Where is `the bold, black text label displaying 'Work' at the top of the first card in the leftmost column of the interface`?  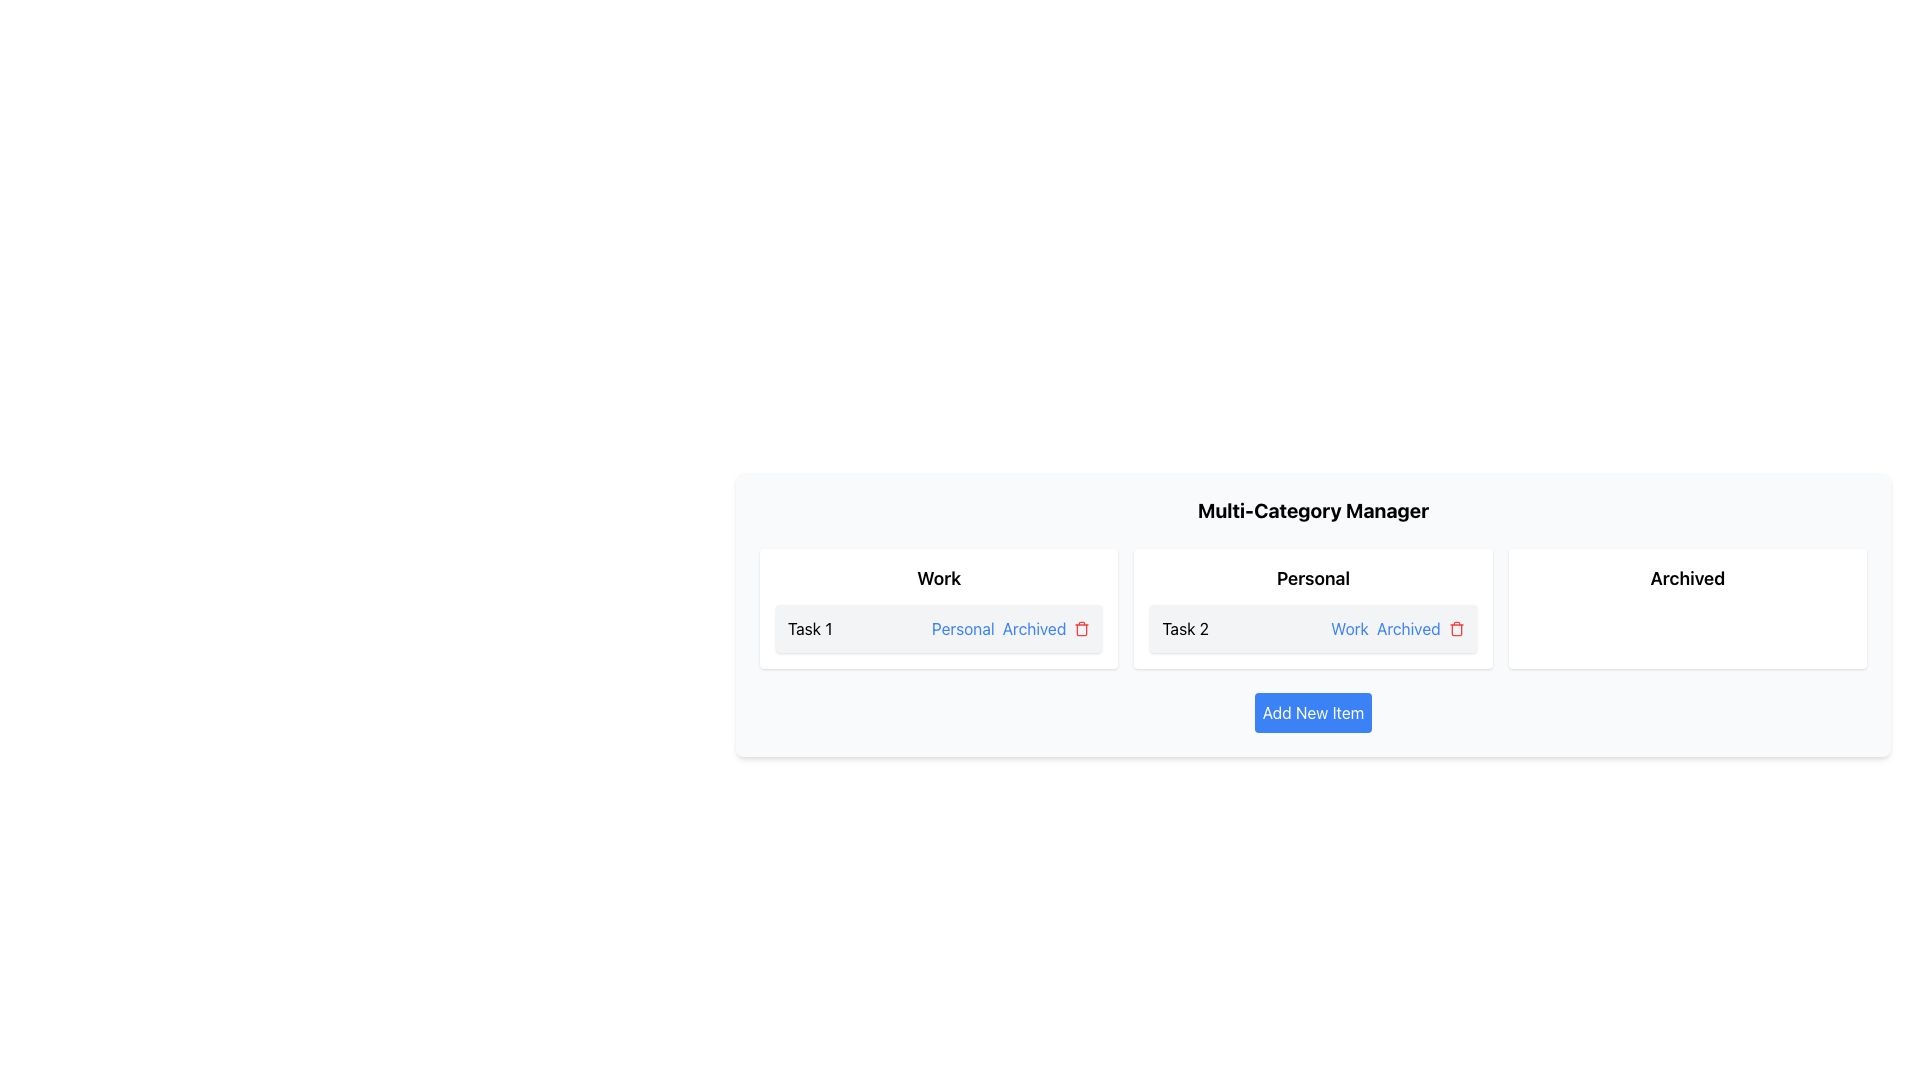 the bold, black text label displaying 'Work' at the top of the first card in the leftmost column of the interface is located at coordinates (938, 578).